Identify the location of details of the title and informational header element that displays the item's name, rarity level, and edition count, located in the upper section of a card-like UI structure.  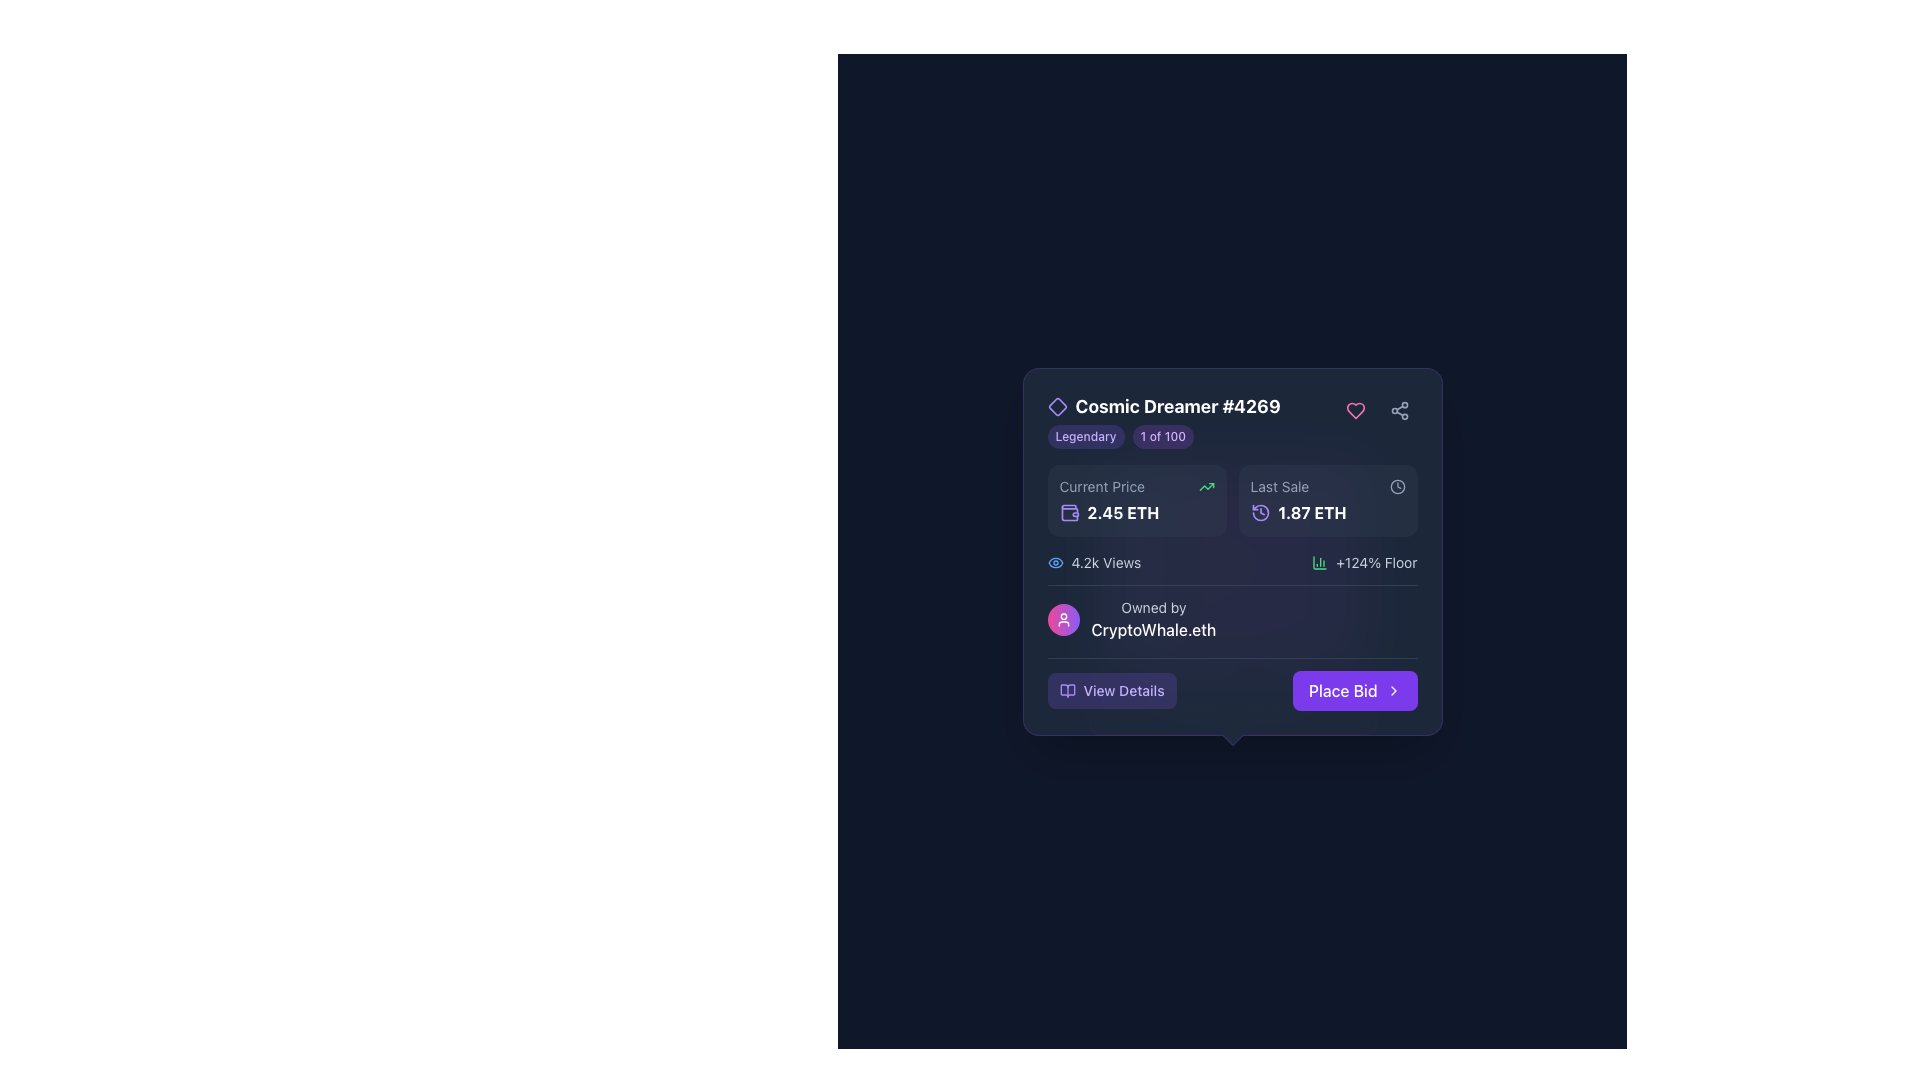
(1164, 419).